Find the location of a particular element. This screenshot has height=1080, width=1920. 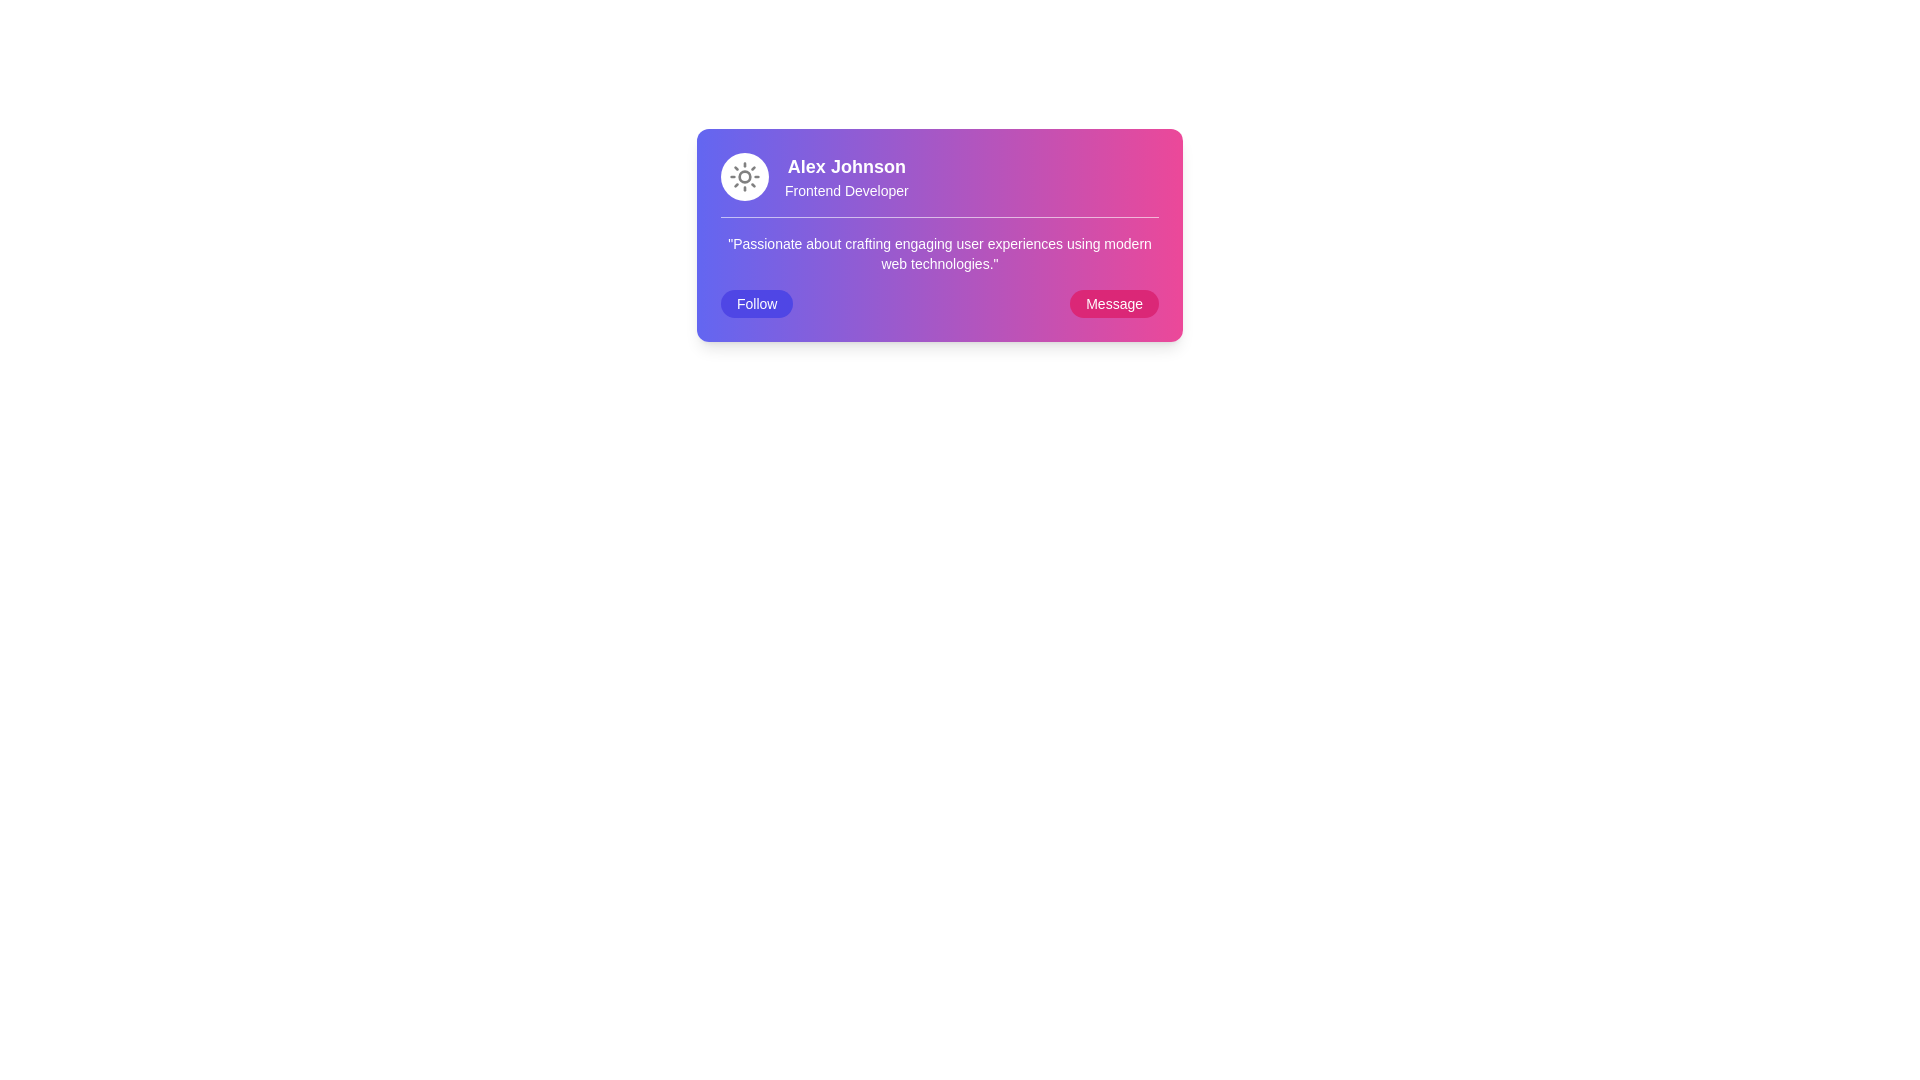

the central SVG Circle of the sun icon, which symbolizes the sun's nucleus is located at coordinates (743, 176).